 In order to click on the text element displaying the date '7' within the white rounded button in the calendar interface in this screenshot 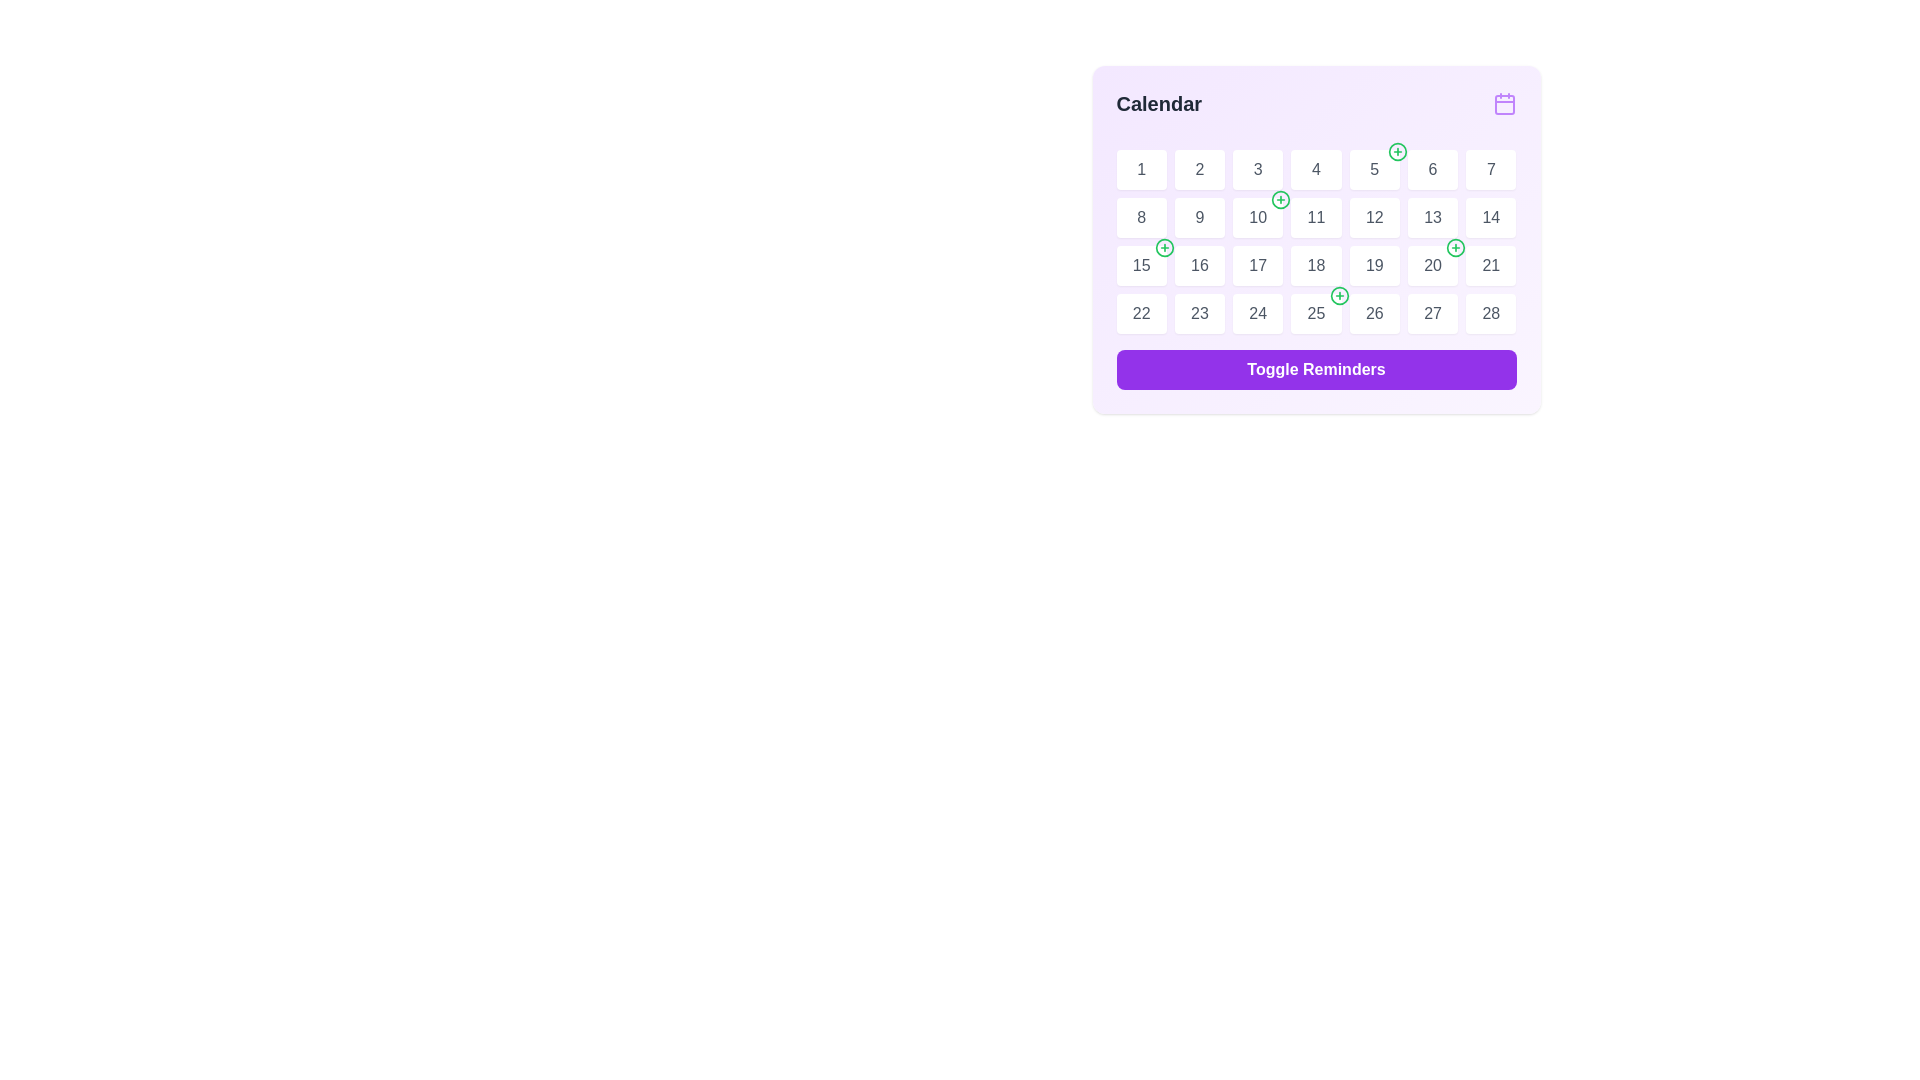, I will do `click(1491, 168)`.